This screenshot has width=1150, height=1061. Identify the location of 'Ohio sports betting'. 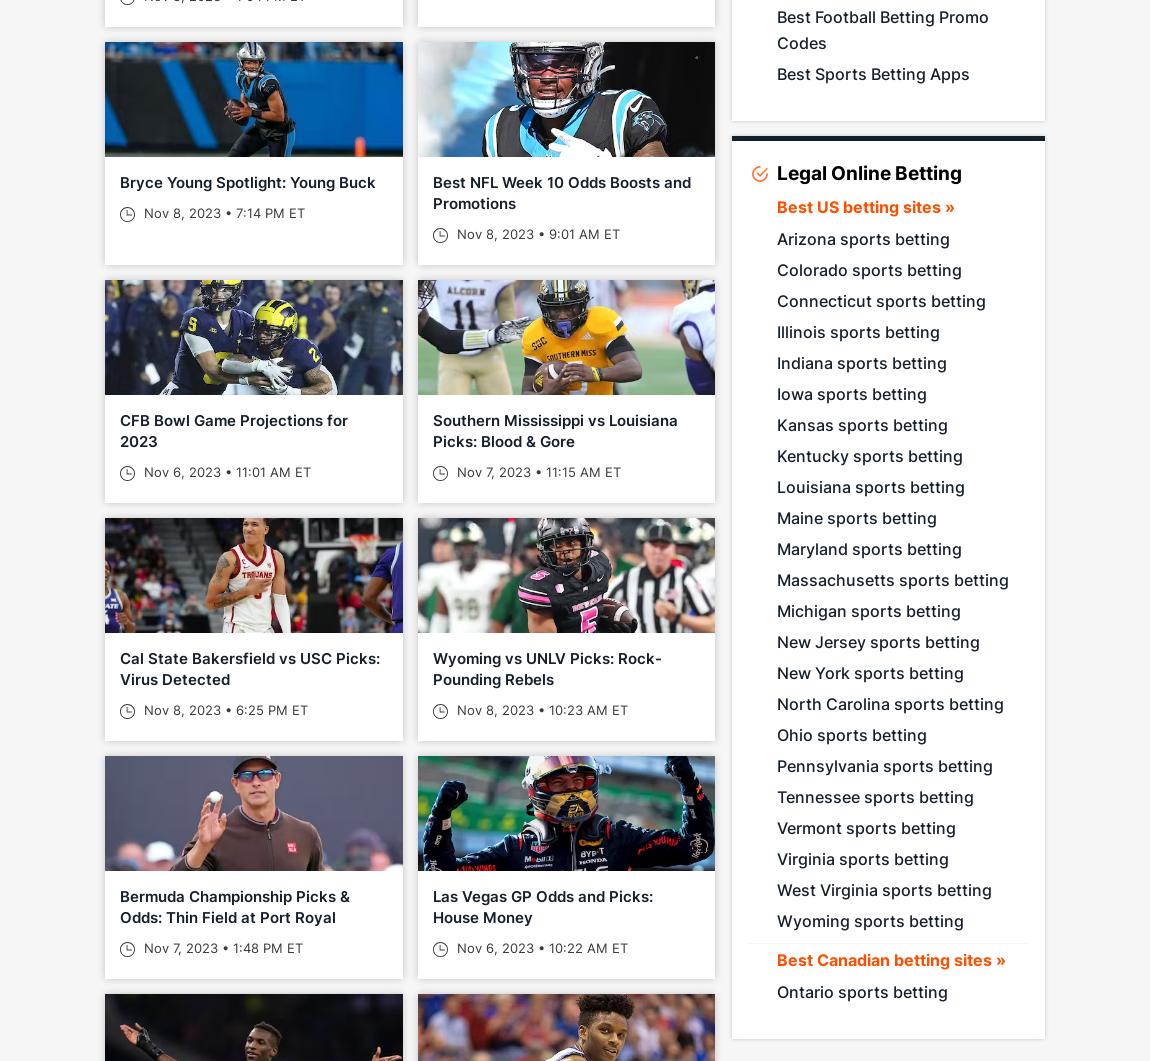
(850, 734).